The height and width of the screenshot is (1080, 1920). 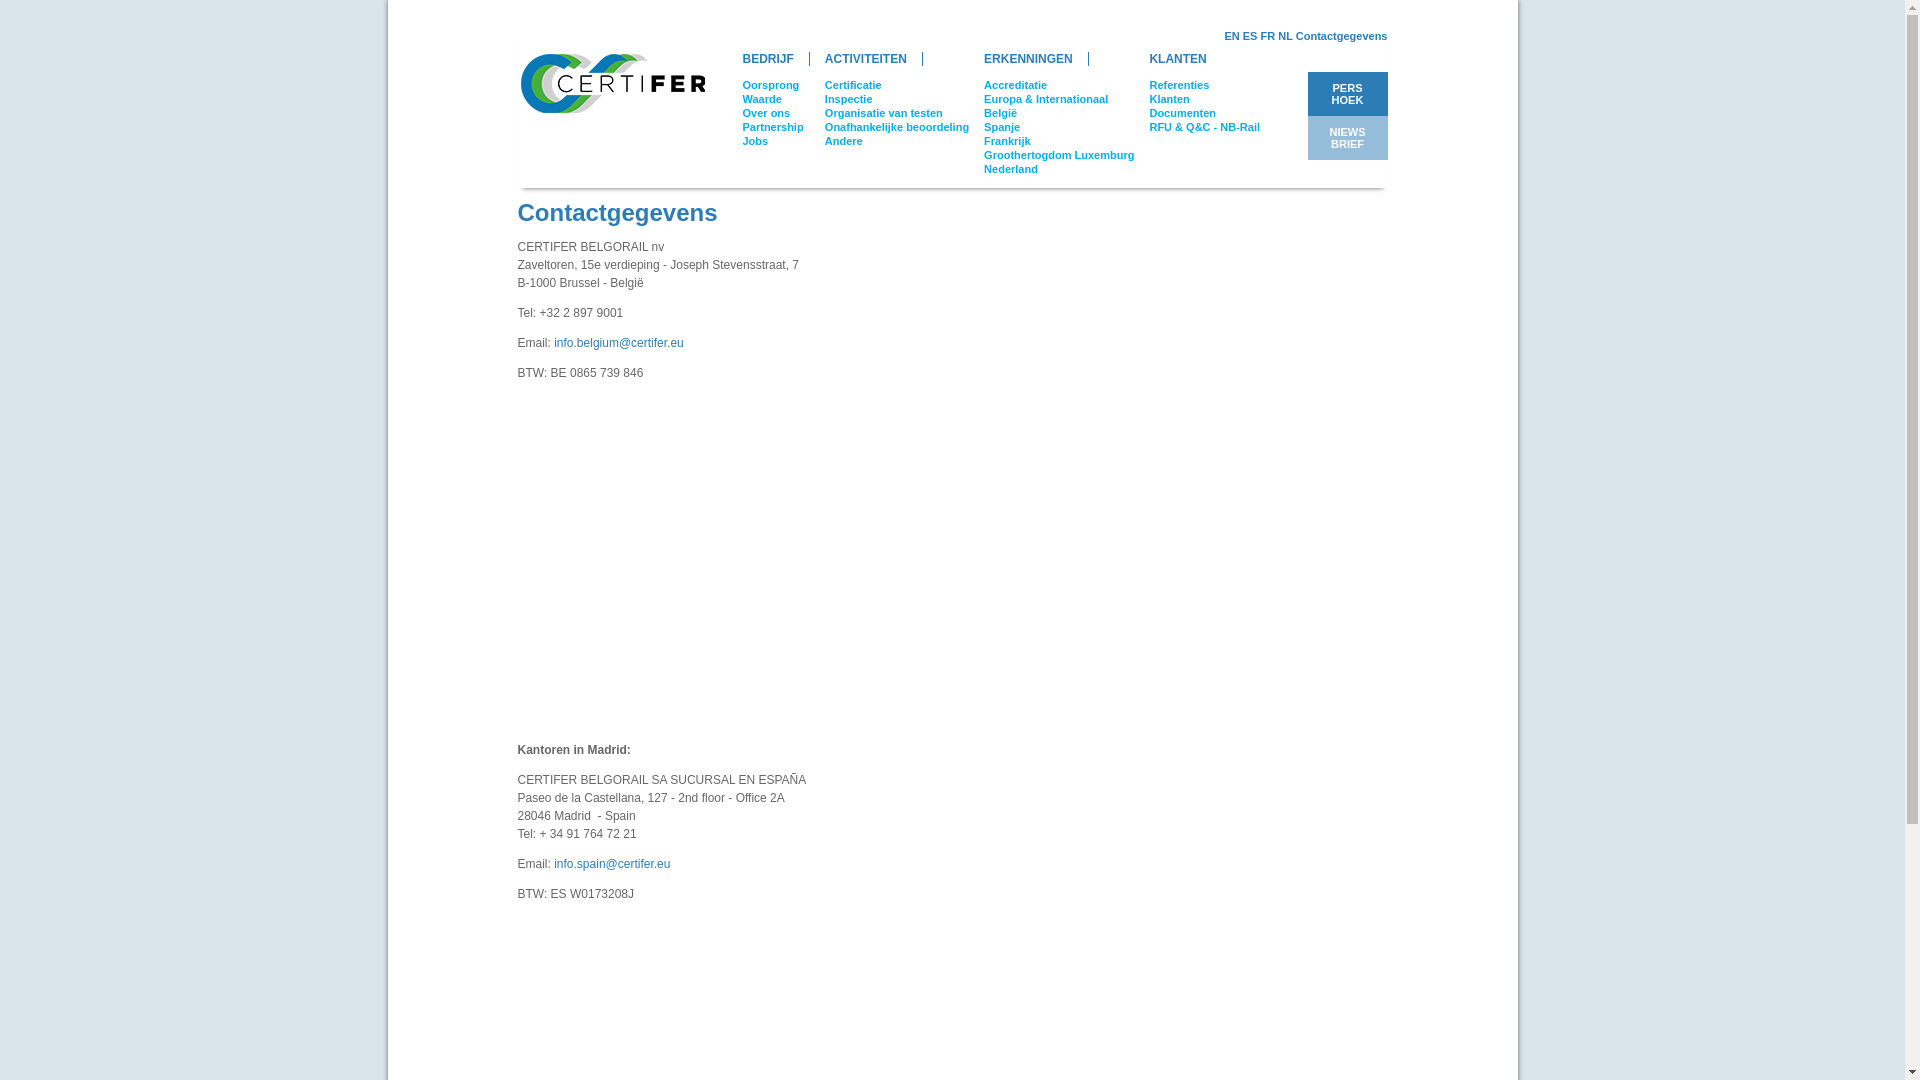 I want to click on 'Klanten', so click(x=1169, y=99).